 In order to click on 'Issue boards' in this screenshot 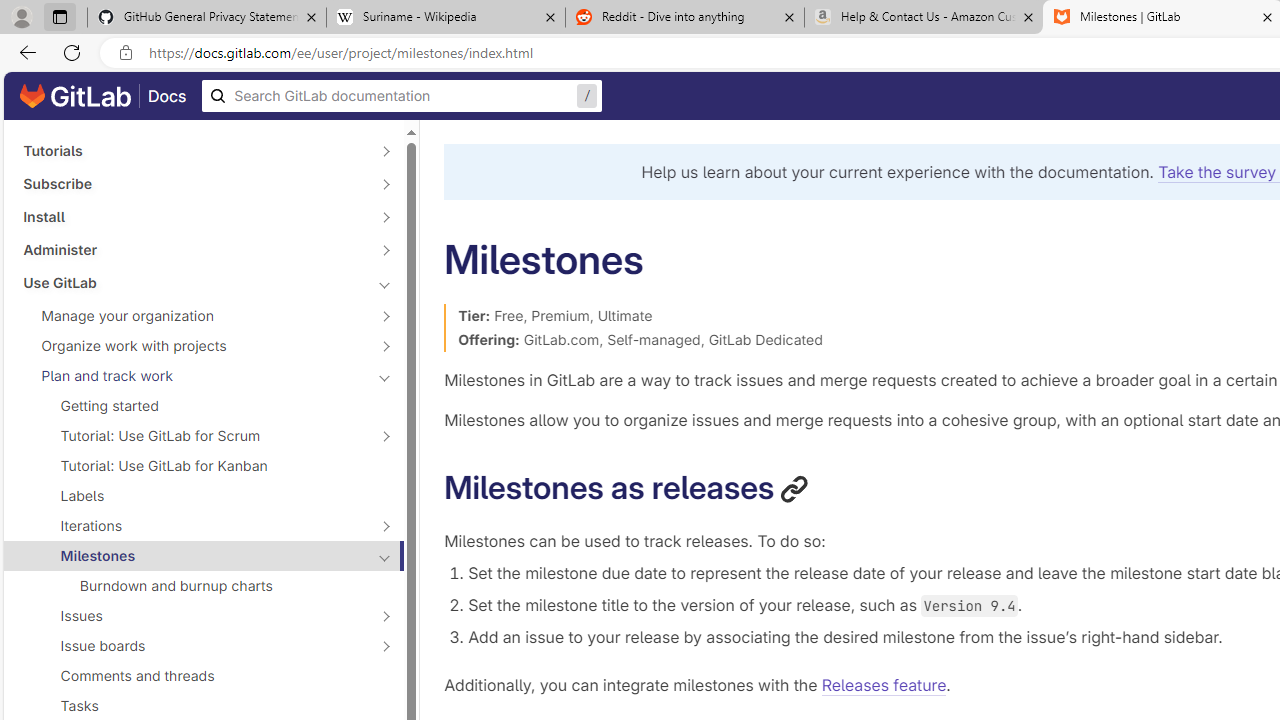, I will do `click(192, 645)`.